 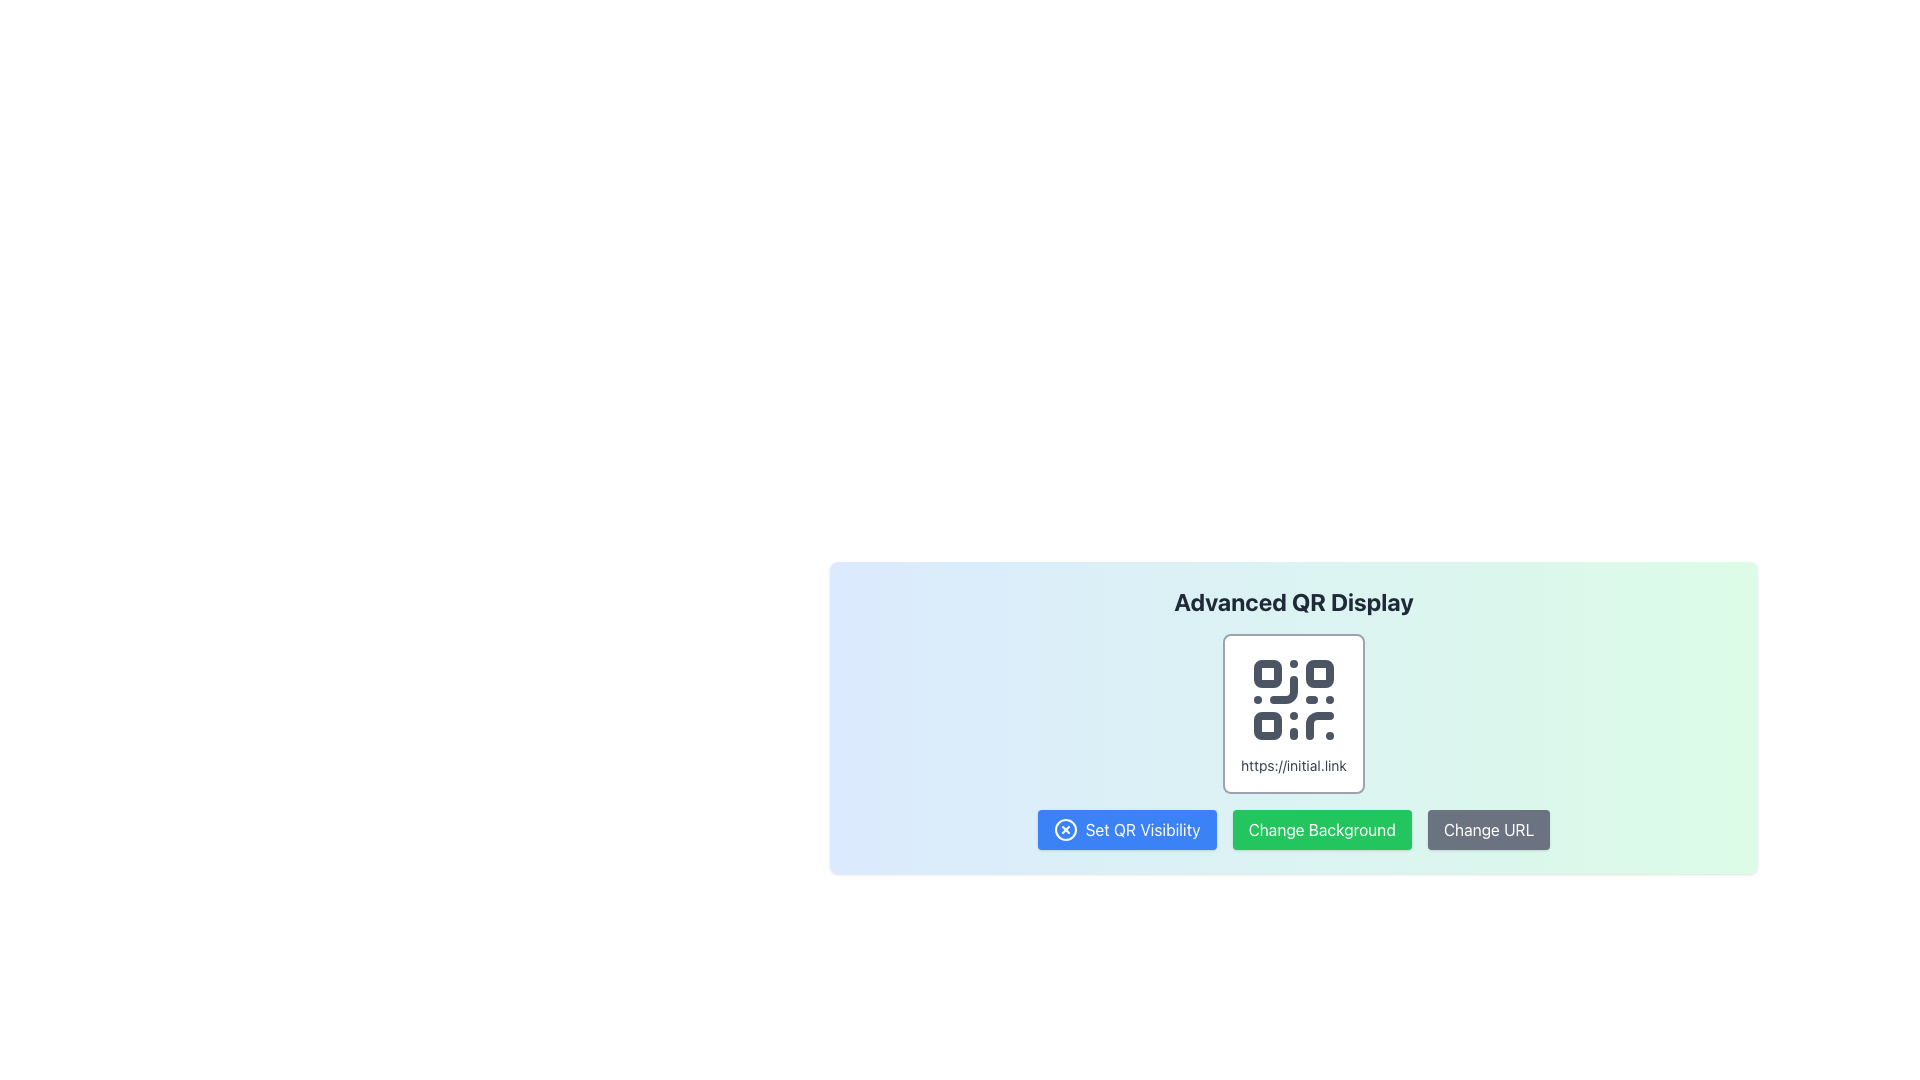 I want to click on the first decorative SVG rectangle in the top row of the QR code, which has rounded corners and is slightly left of the center, so click(x=1266, y=674).